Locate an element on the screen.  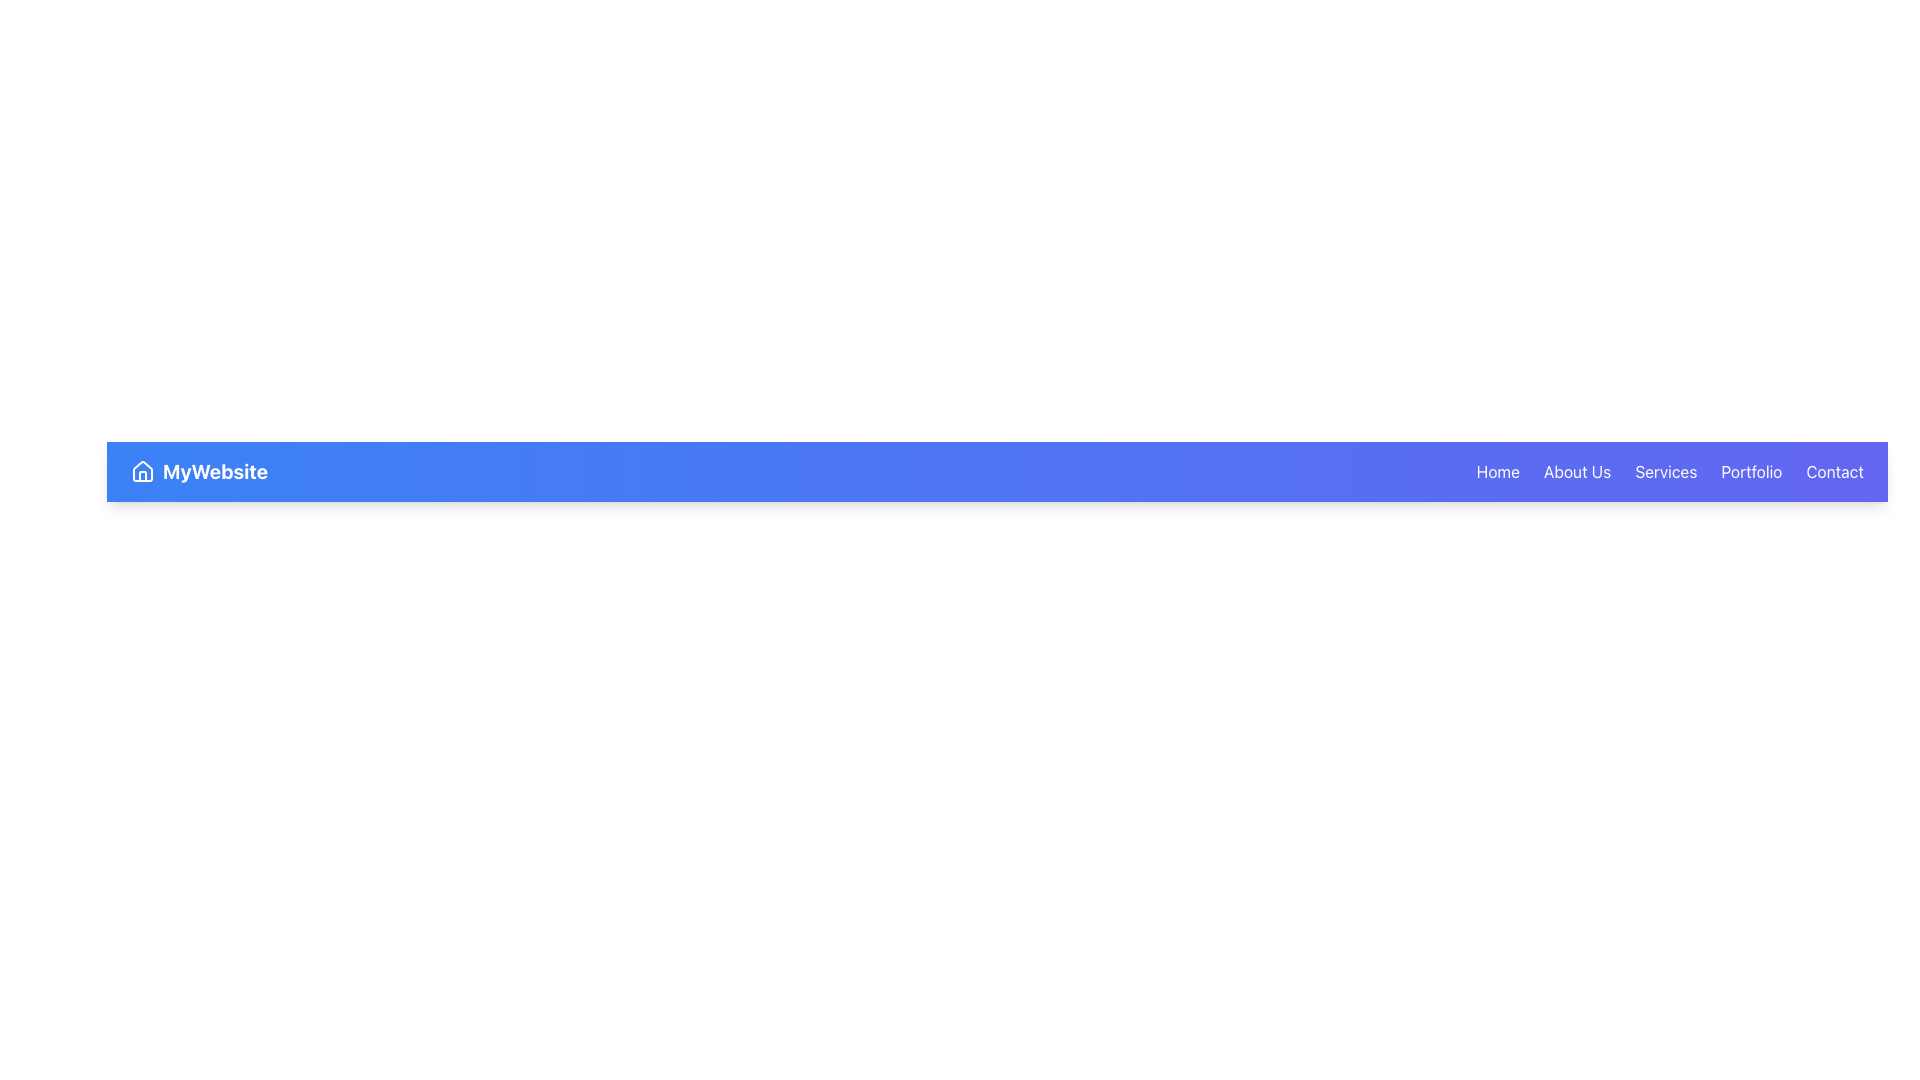
the 'Services' hyperlink located in the center of the navigation bar, positioned between 'About Us' and 'Portfolio' links, to trigger the hover effect is located at coordinates (1666, 471).